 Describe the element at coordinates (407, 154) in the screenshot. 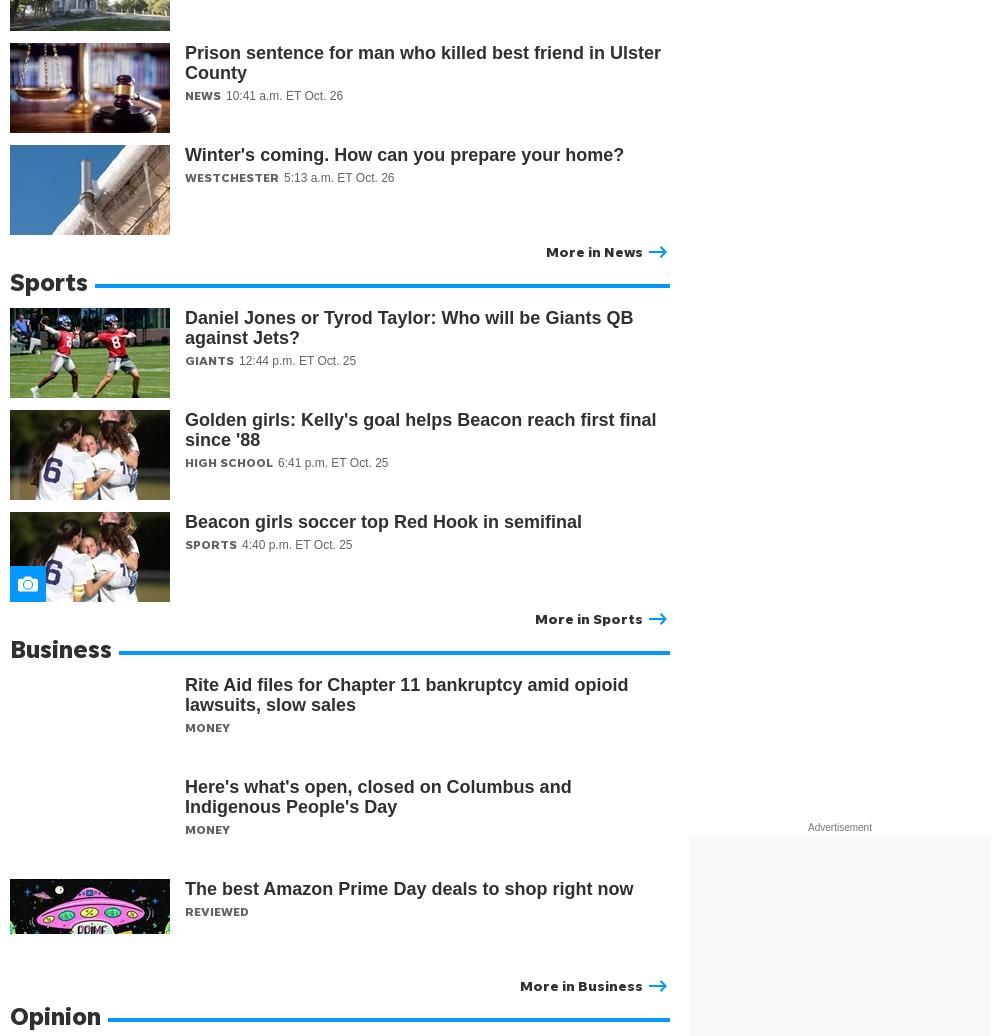

I see `'Winter's coming. How can you prepare your home?'` at that location.